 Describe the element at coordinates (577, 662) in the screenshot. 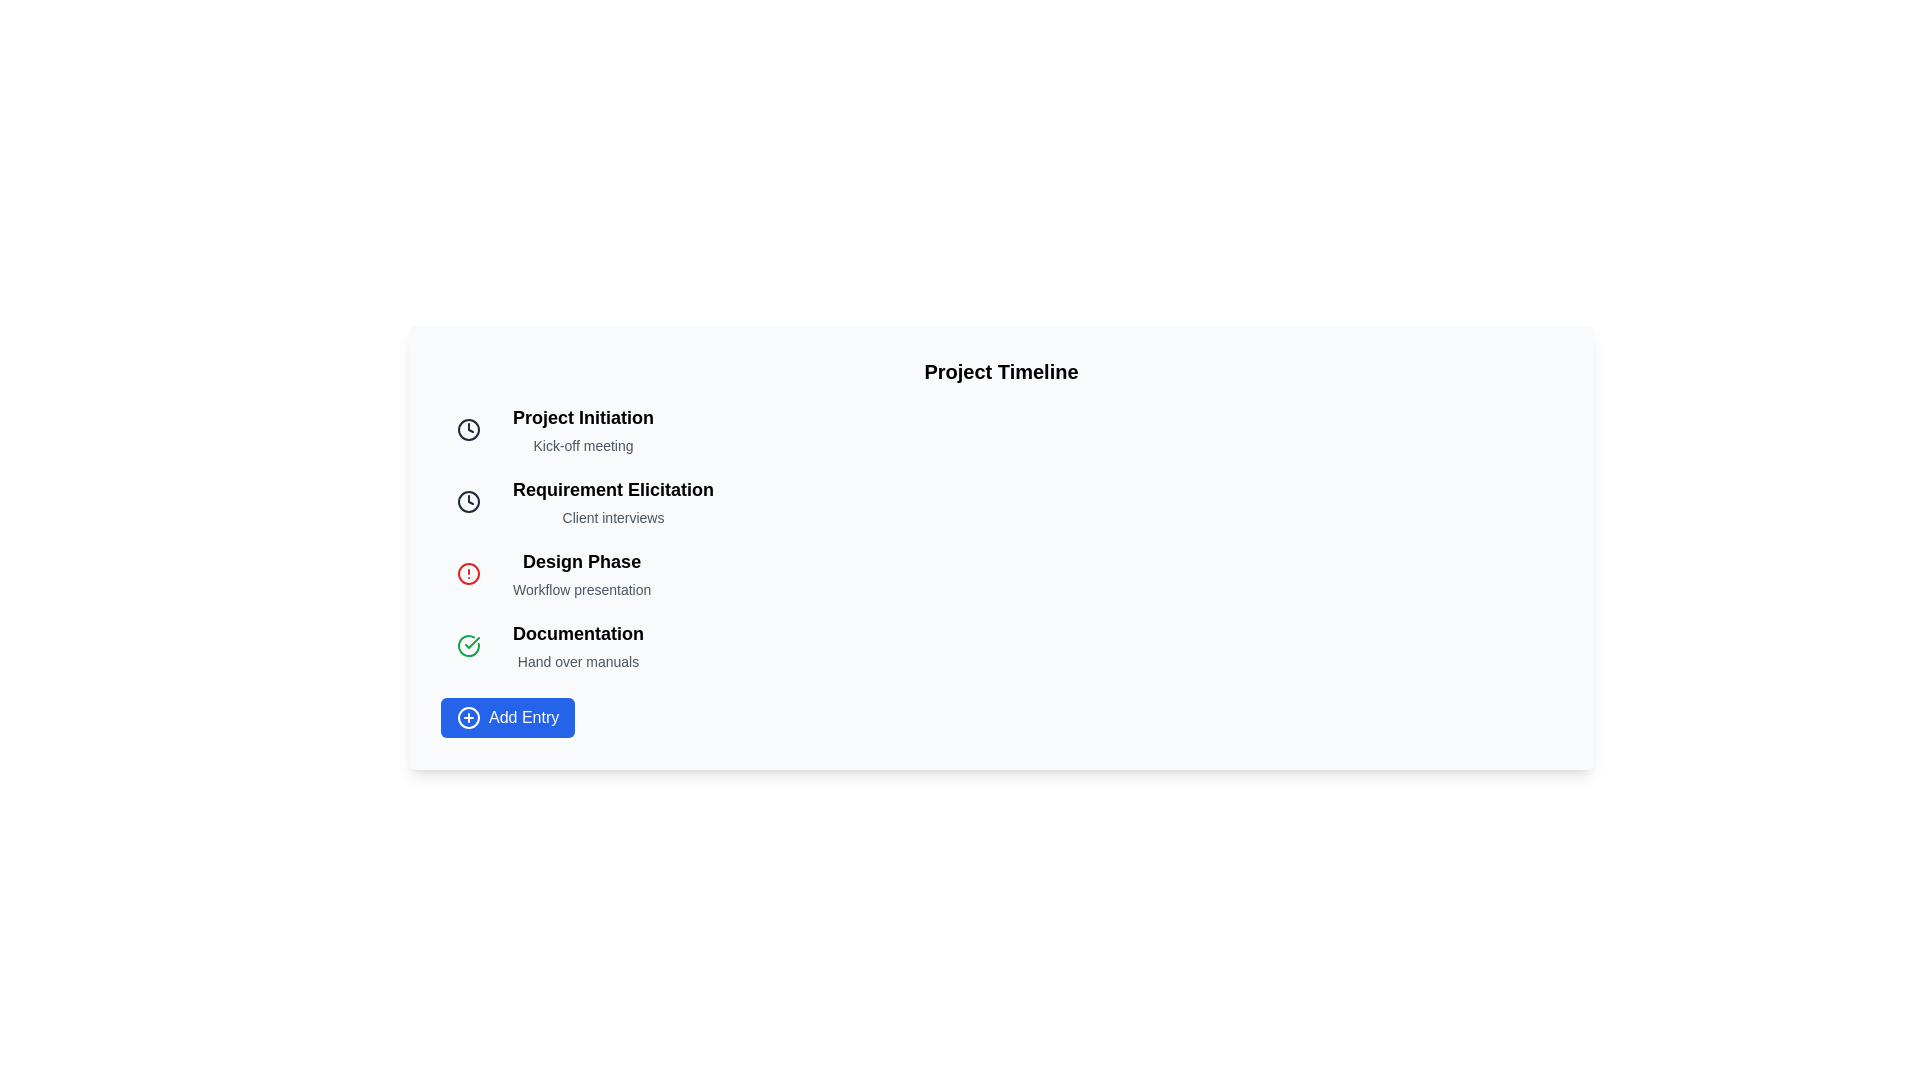

I see `the text element 'Hand over manuals' located below the 'Documentation' heading in the 'Documentation' section of the 'Project Timeline'` at that location.